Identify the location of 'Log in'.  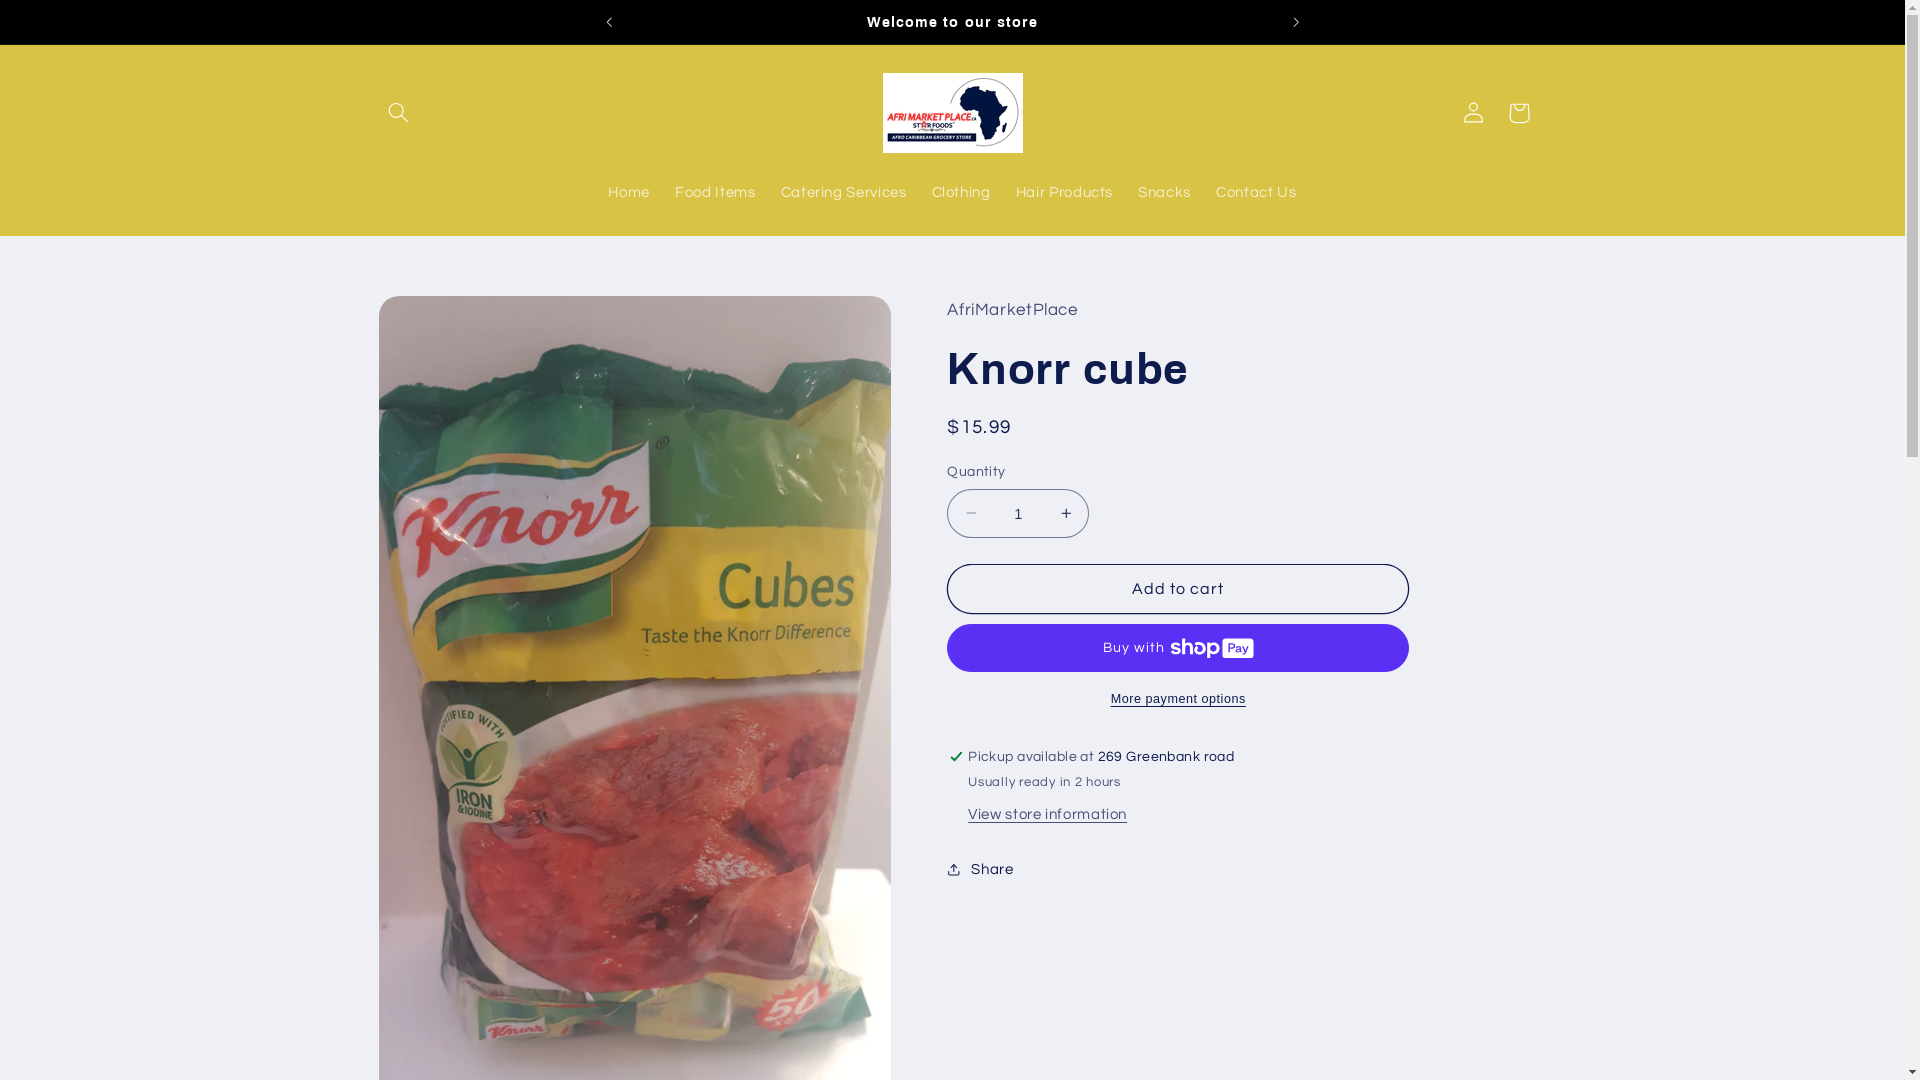
(1473, 112).